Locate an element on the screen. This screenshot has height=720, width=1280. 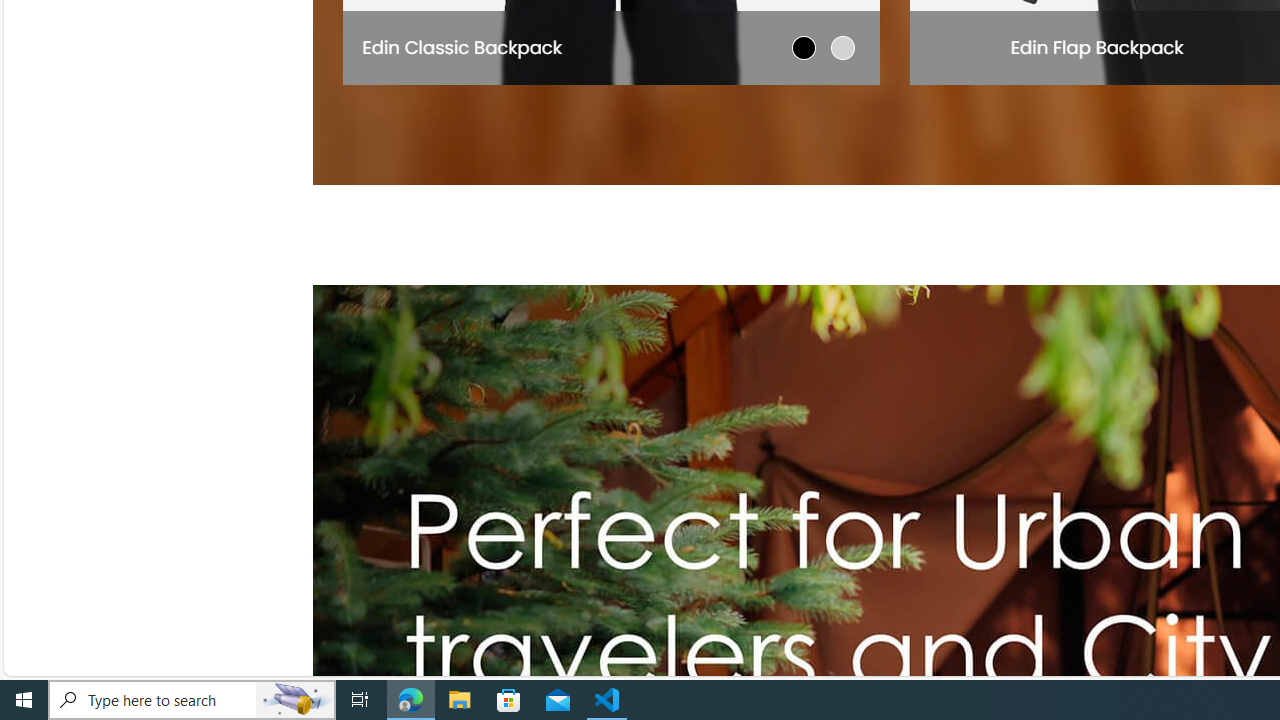
'Black' is located at coordinates (804, 46).